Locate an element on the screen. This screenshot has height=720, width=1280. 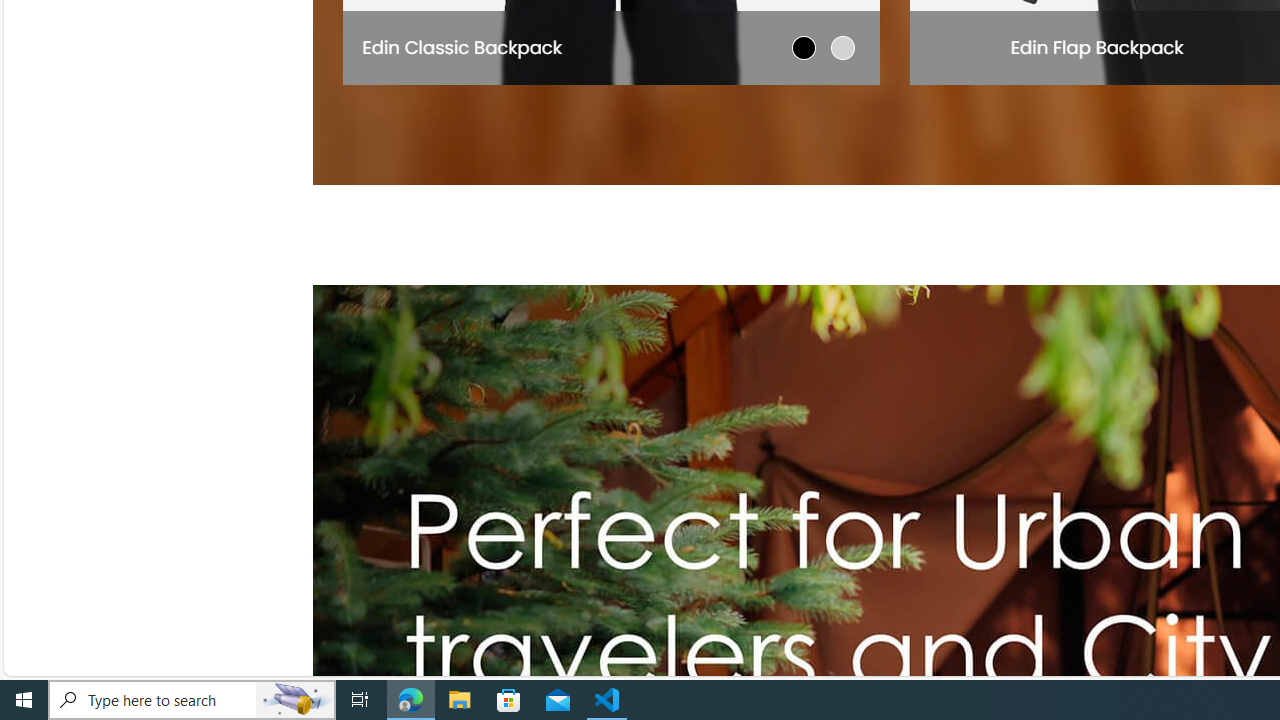
'Black' is located at coordinates (804, 46).